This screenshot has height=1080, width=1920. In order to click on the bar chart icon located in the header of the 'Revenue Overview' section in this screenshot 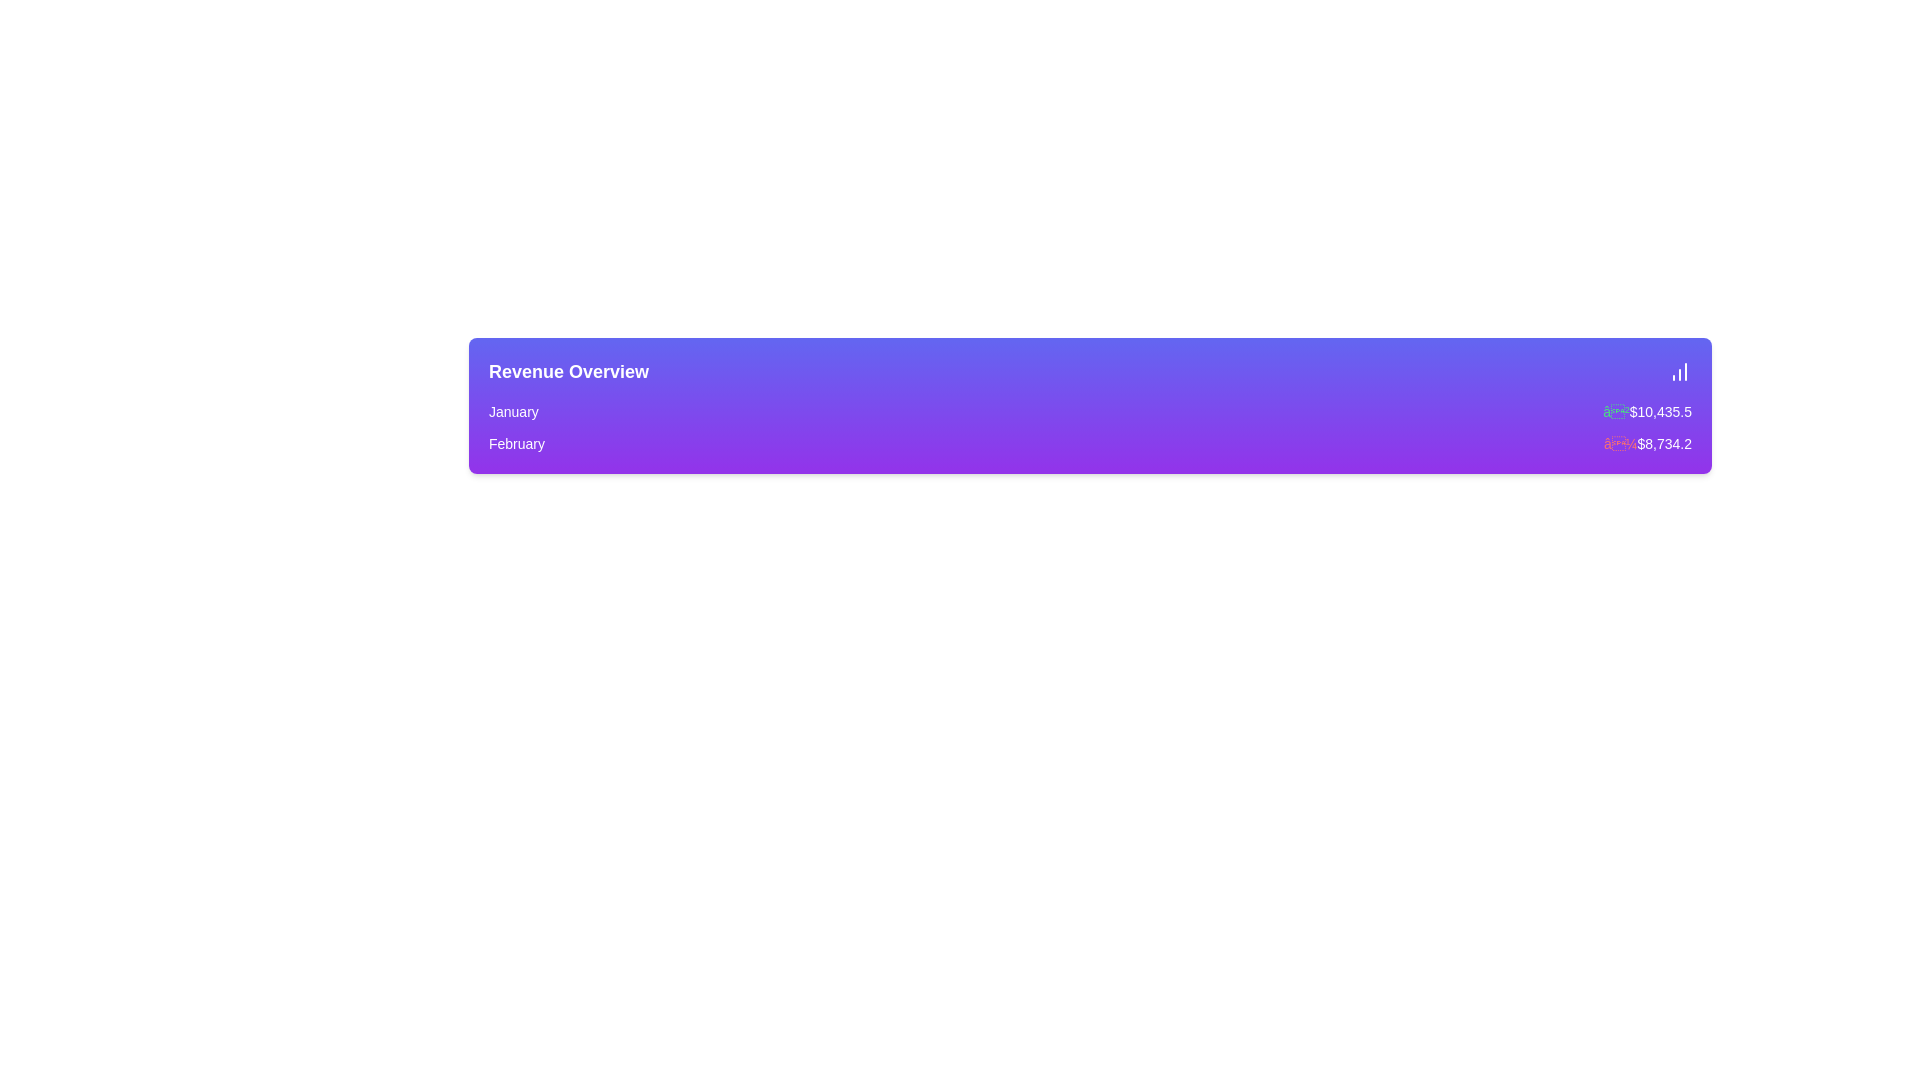, I will do `click(1680, 371)`.